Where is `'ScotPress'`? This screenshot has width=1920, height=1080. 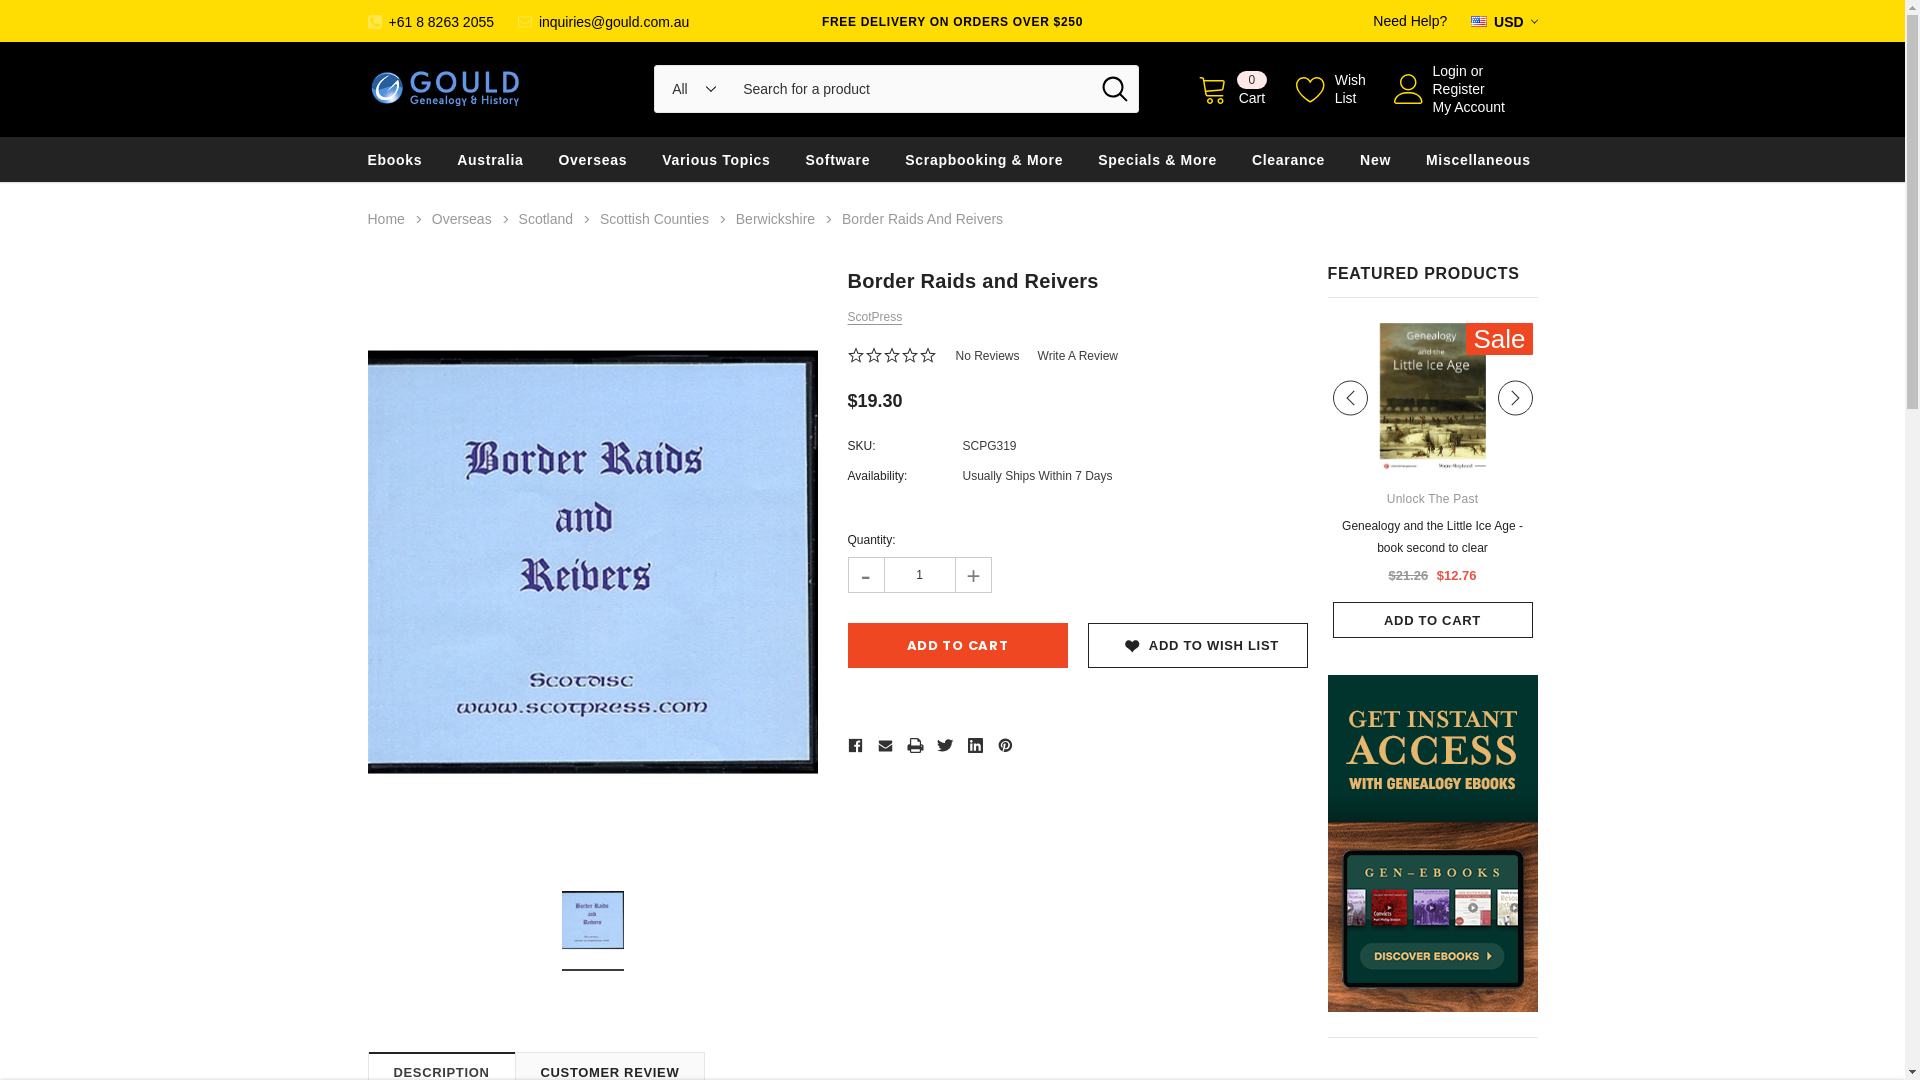 'ScotPress' is located at coordinates (875, 315).